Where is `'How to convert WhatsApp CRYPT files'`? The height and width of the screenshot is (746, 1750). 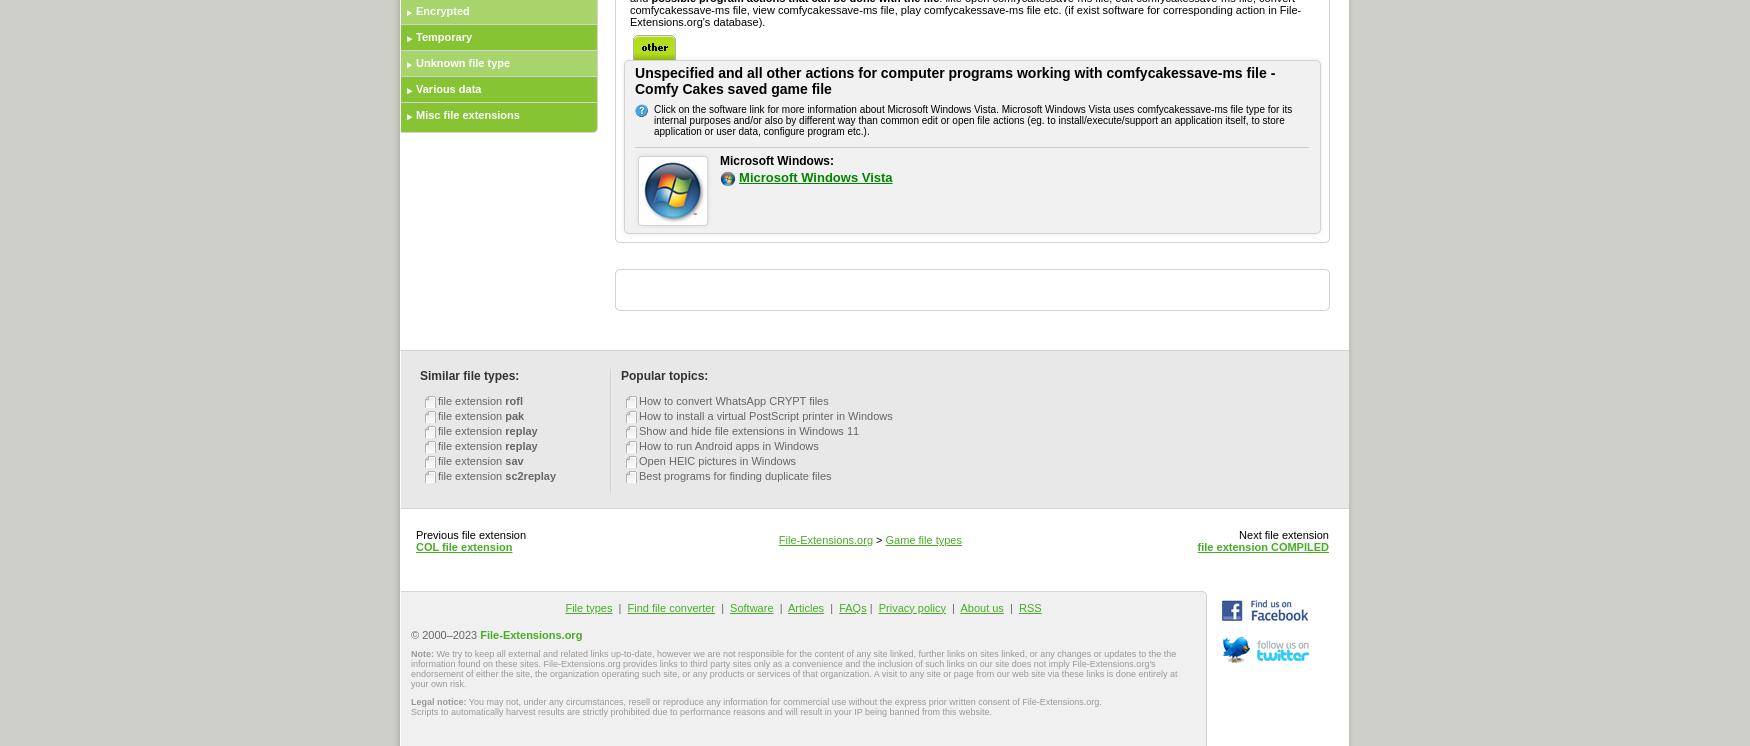
'How to convert WhatsApp CRYPT files' is located at coordinates (733, 400).